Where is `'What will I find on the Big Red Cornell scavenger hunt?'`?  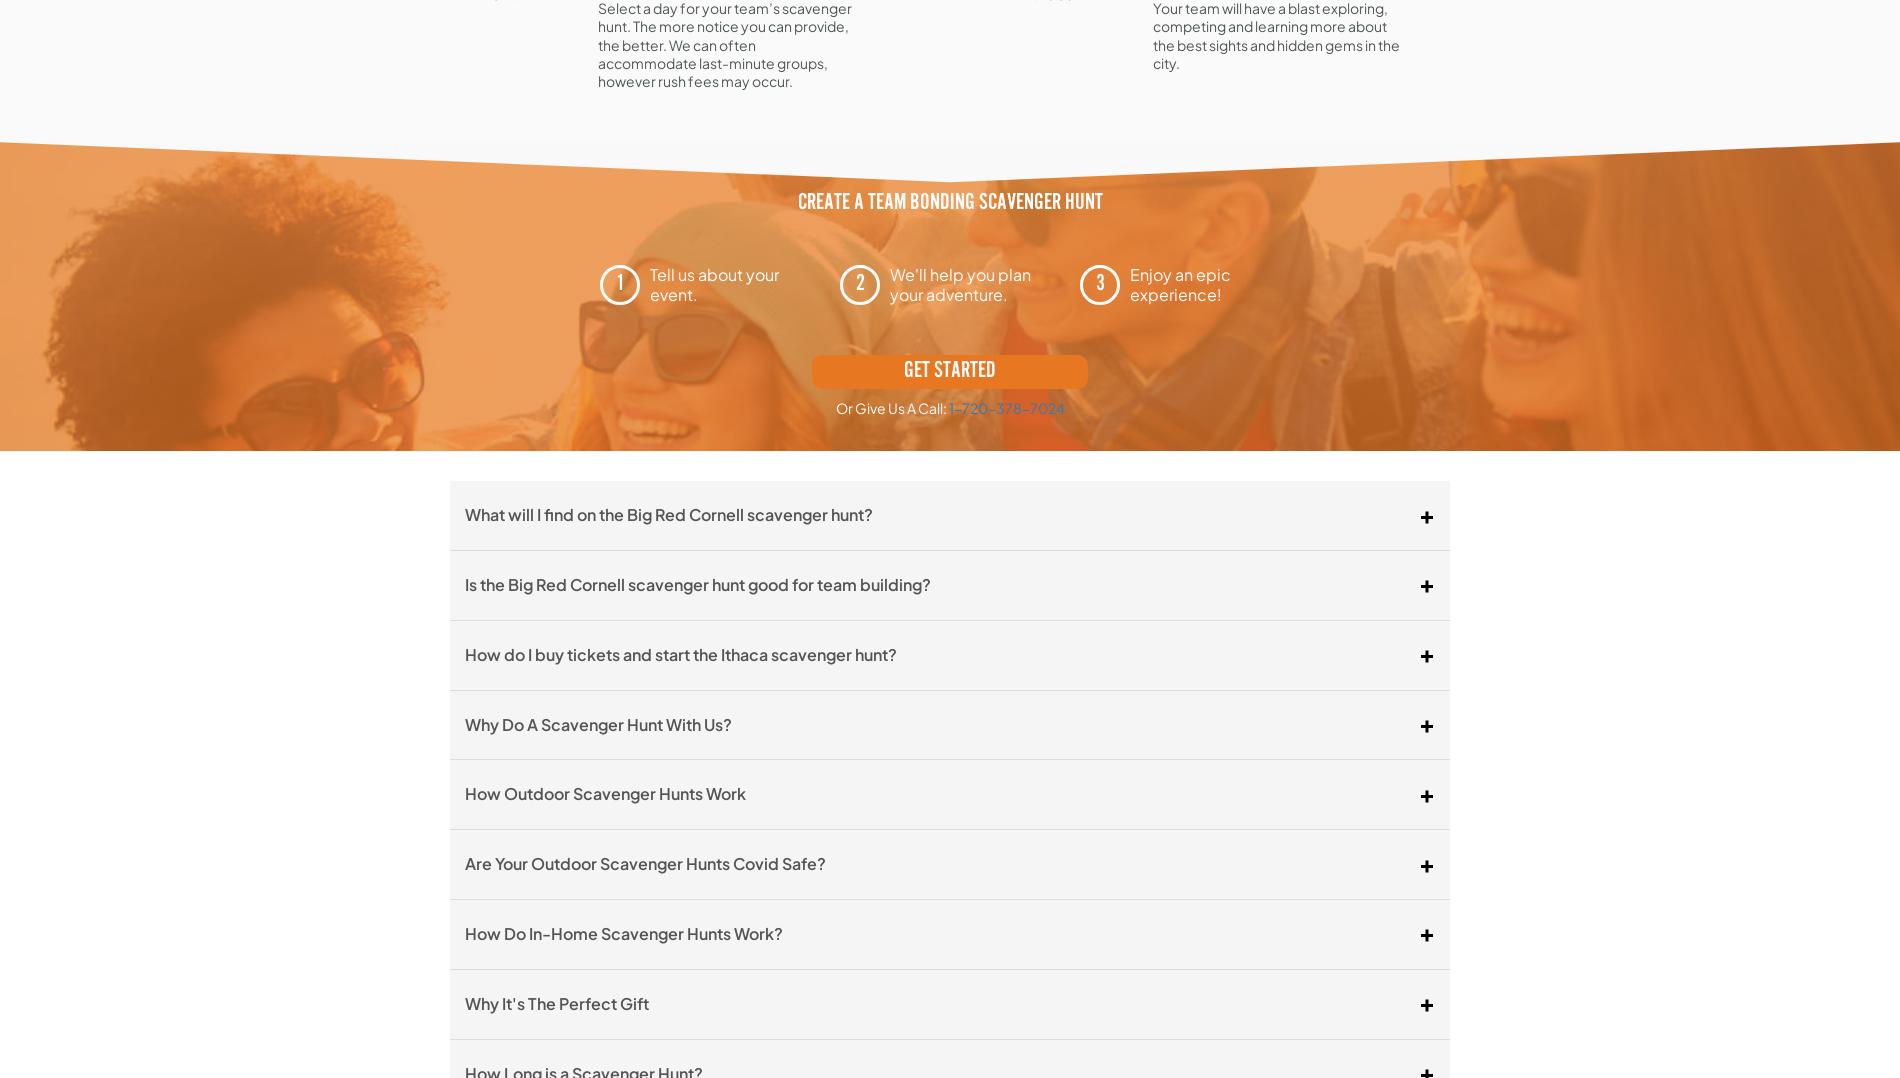
'What will I find on the Big Red Cornell scavenger hunt?' is located at coordinates (463, 514).